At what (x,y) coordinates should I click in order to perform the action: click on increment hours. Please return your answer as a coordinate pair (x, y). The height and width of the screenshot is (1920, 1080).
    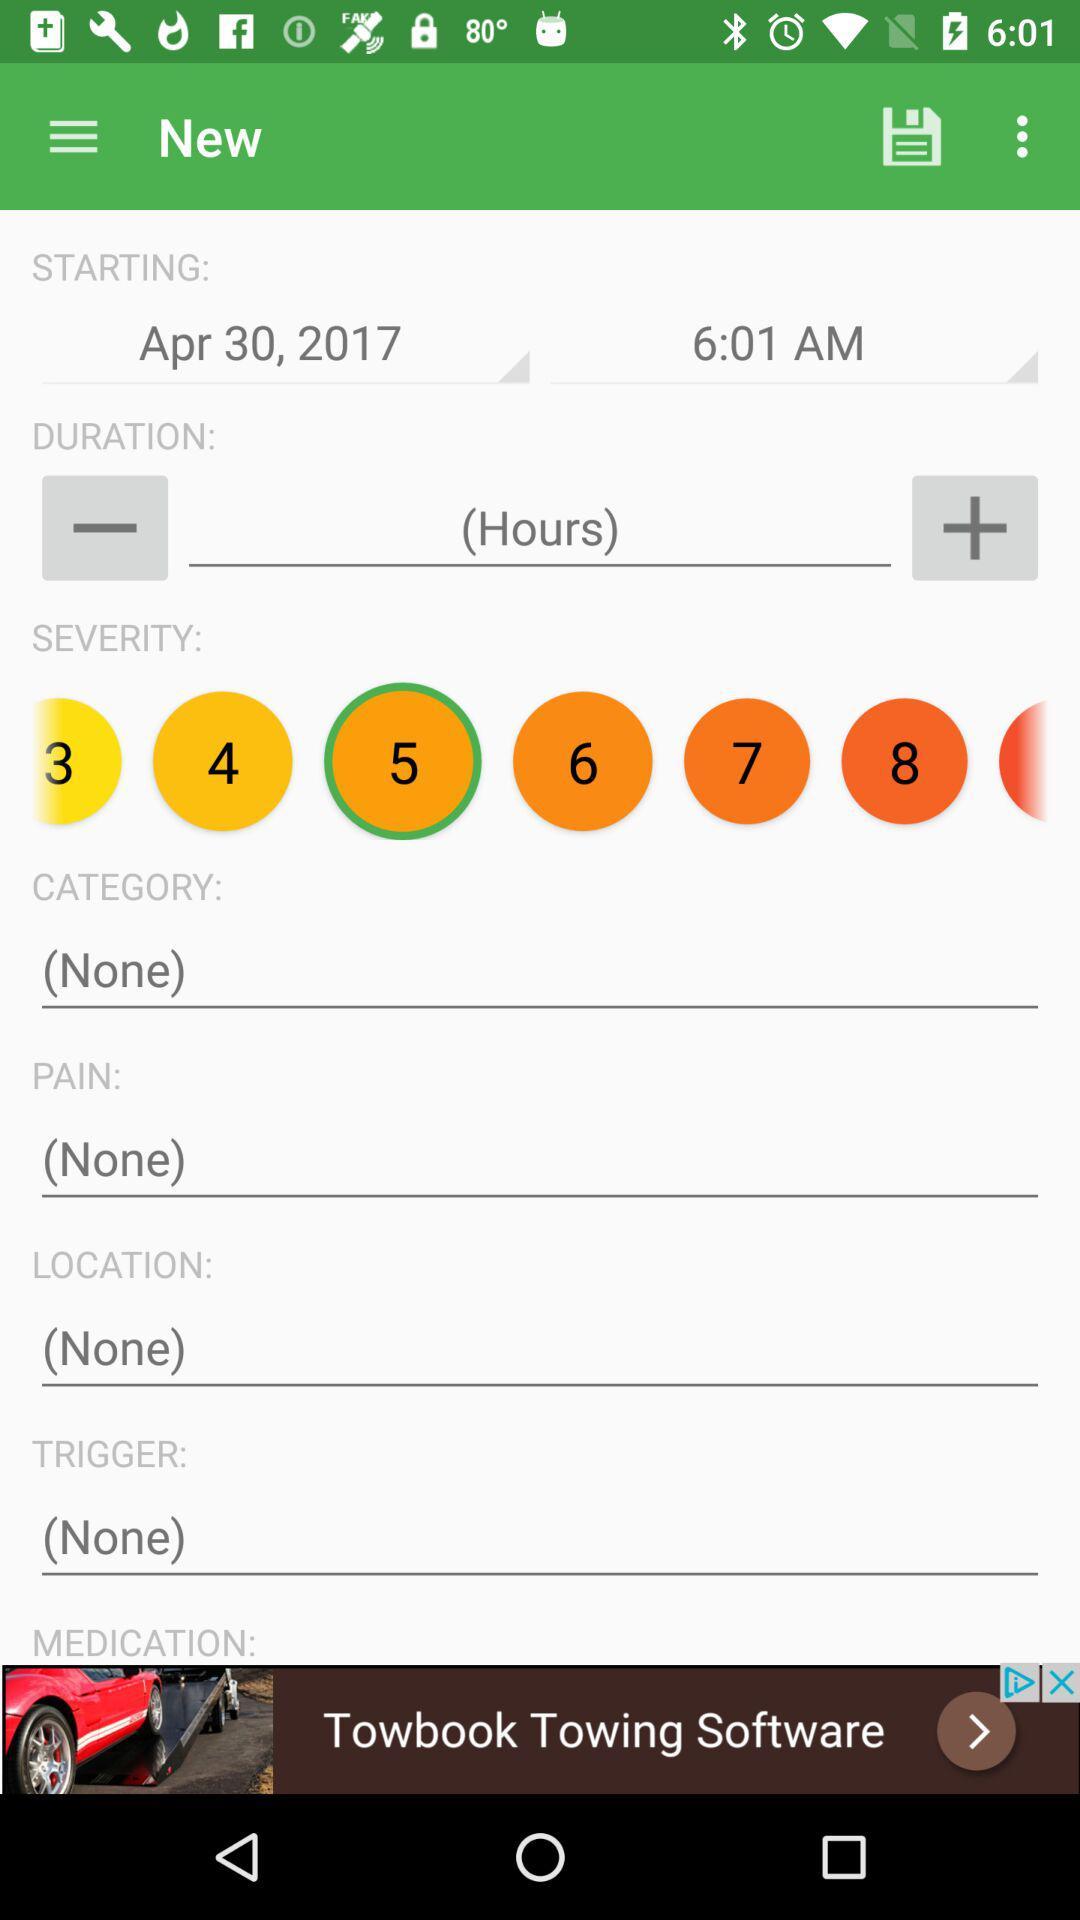
    Looking at the image, I should click on (974, 528).